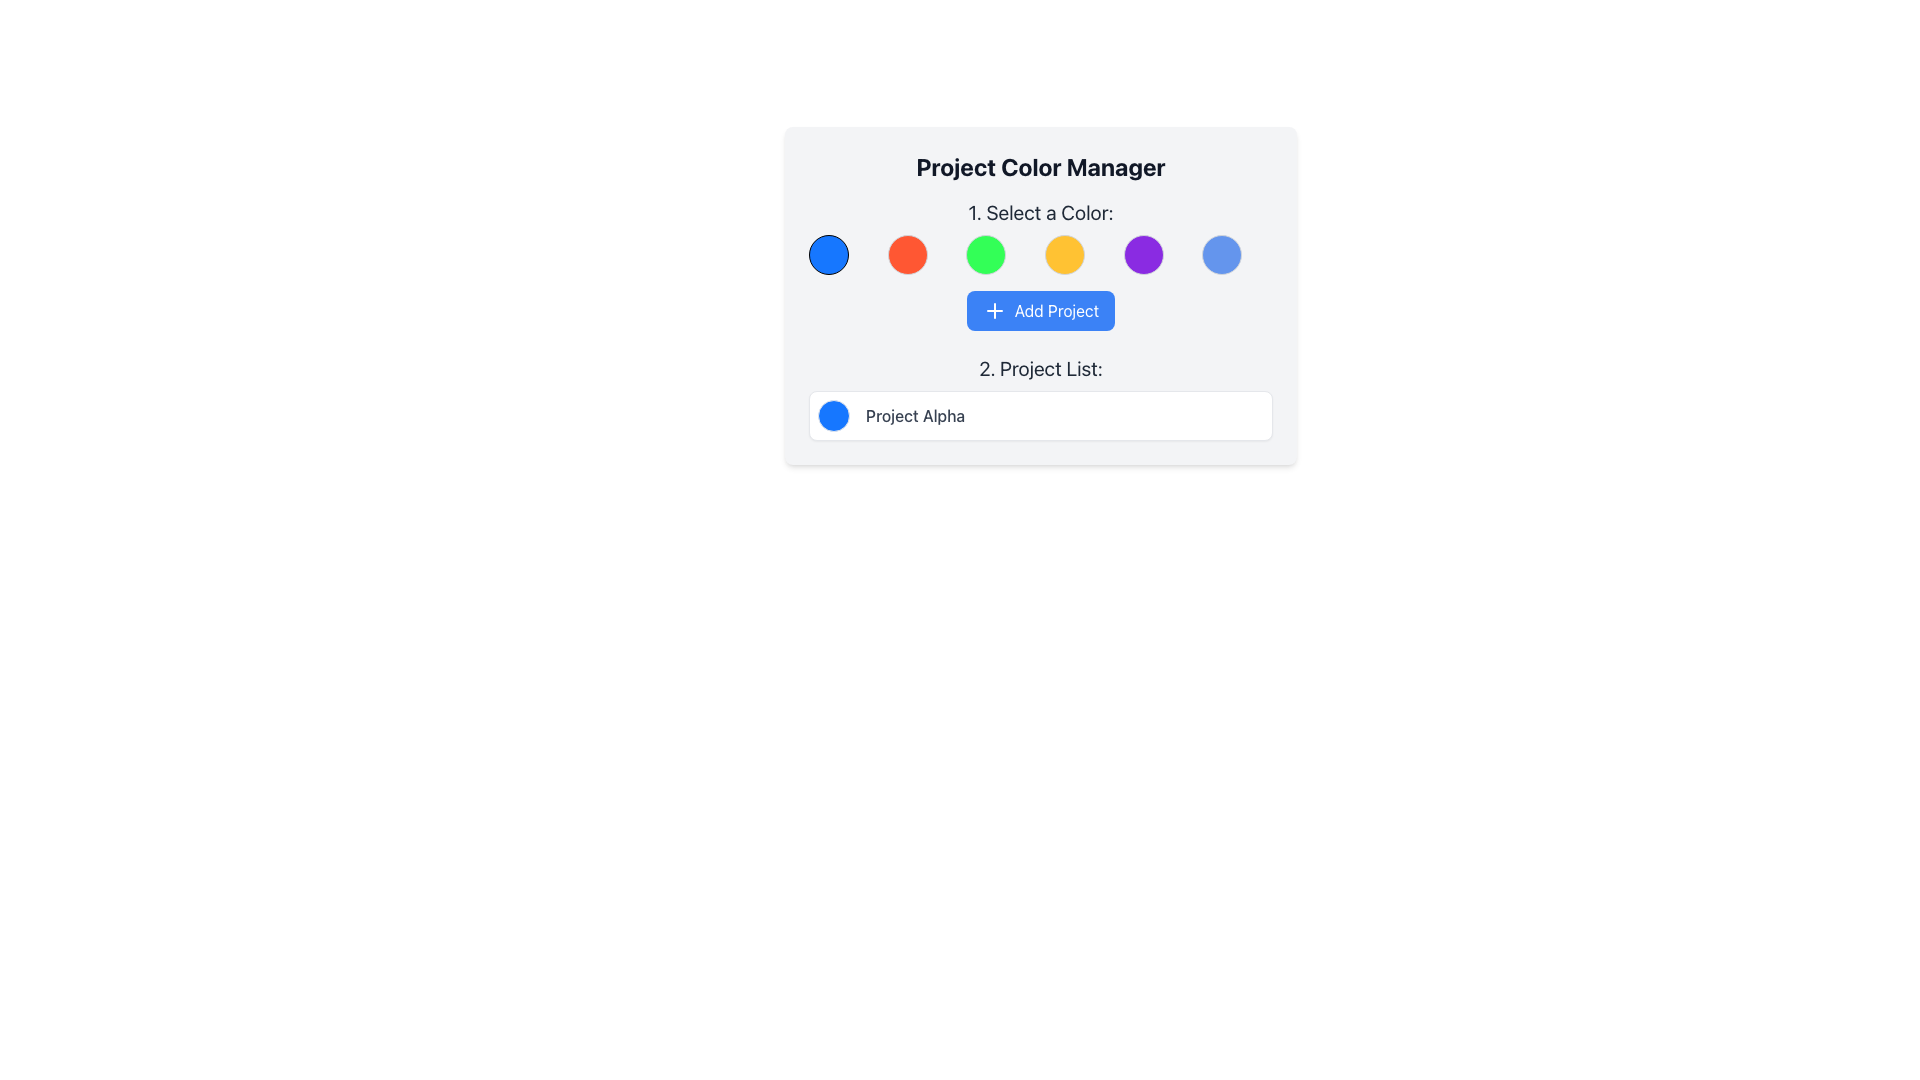  What do you see at coordinates (1040, 311) in the screenshot?
I see `the 'Add Project' button, which has a blue background, white text, and a plus sign icon, located below the colored circles and above the '2. Project List:' section` at bounding box center [1040, 311].